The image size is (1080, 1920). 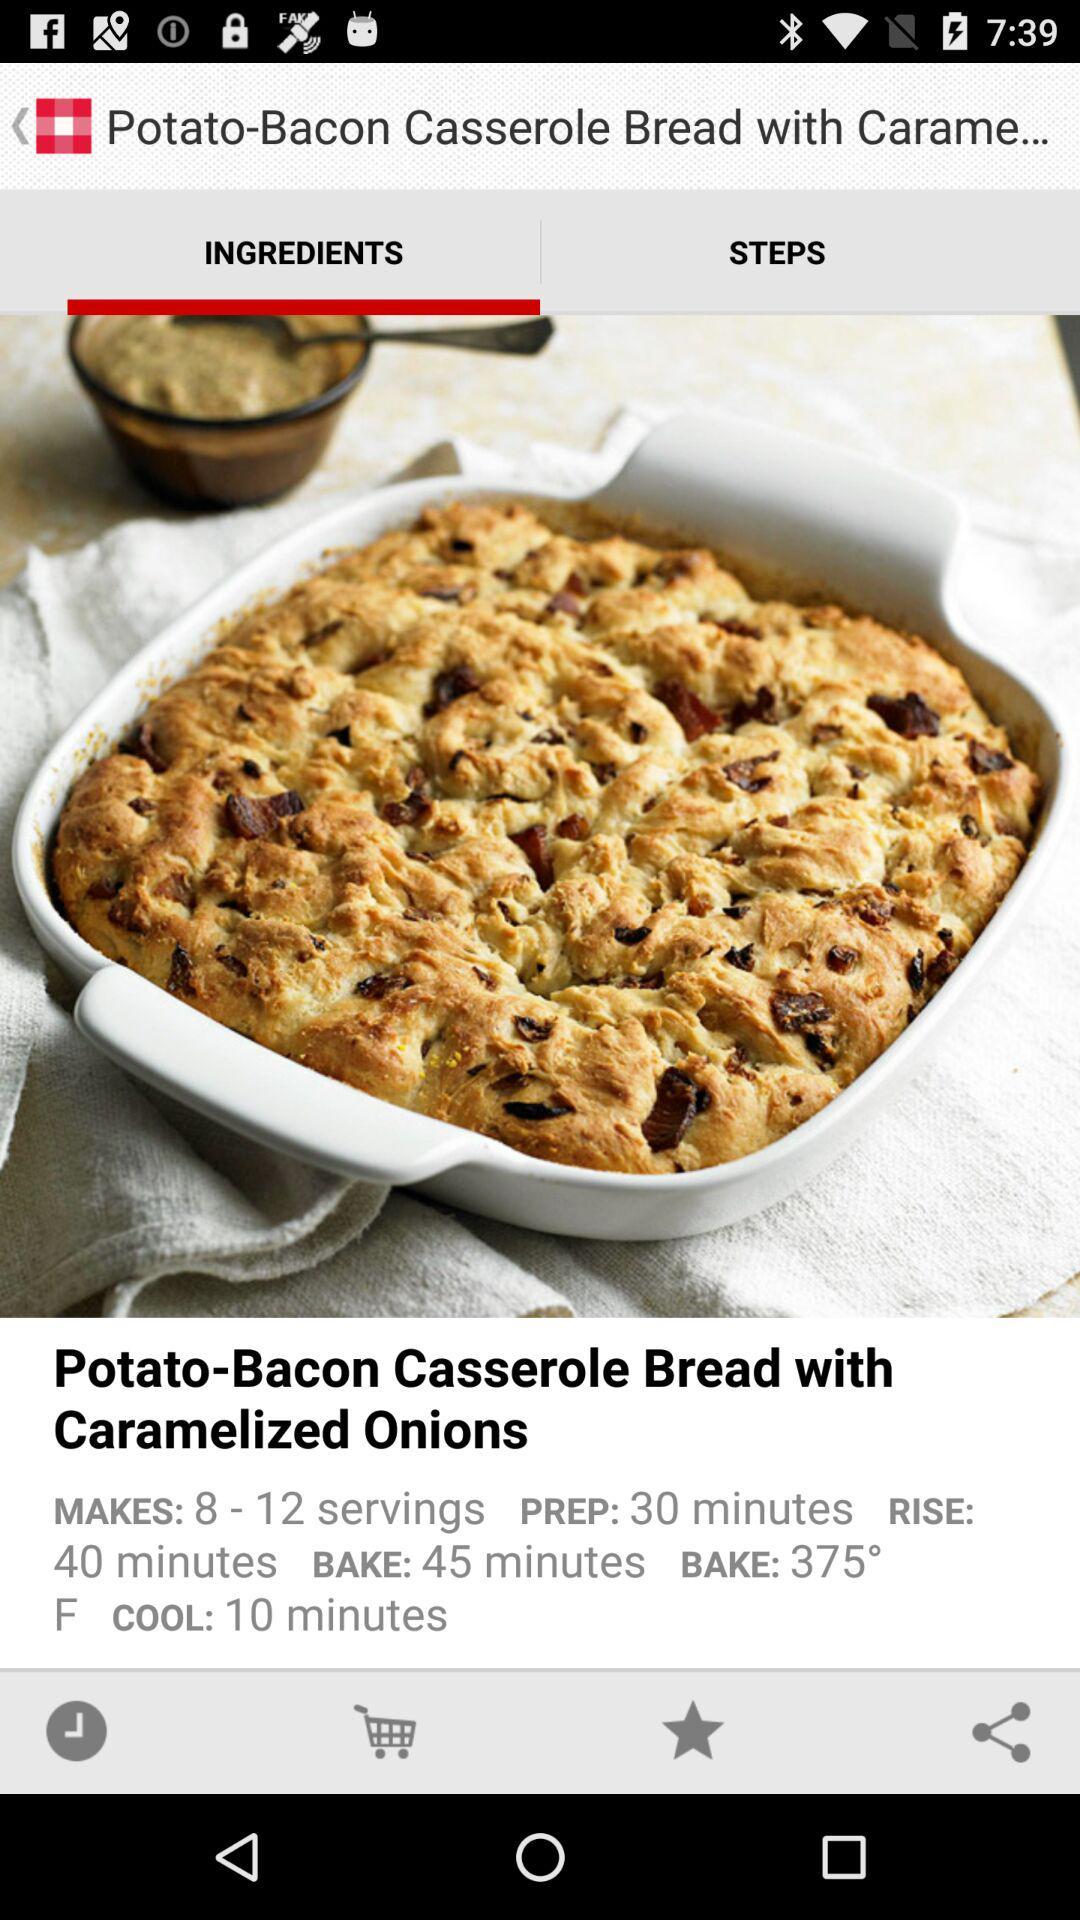 What do you see at coordinates (1001, 1730) in the screenshot?
I see `icon at the bottom right corner` at bounding box center [1001, 1730].